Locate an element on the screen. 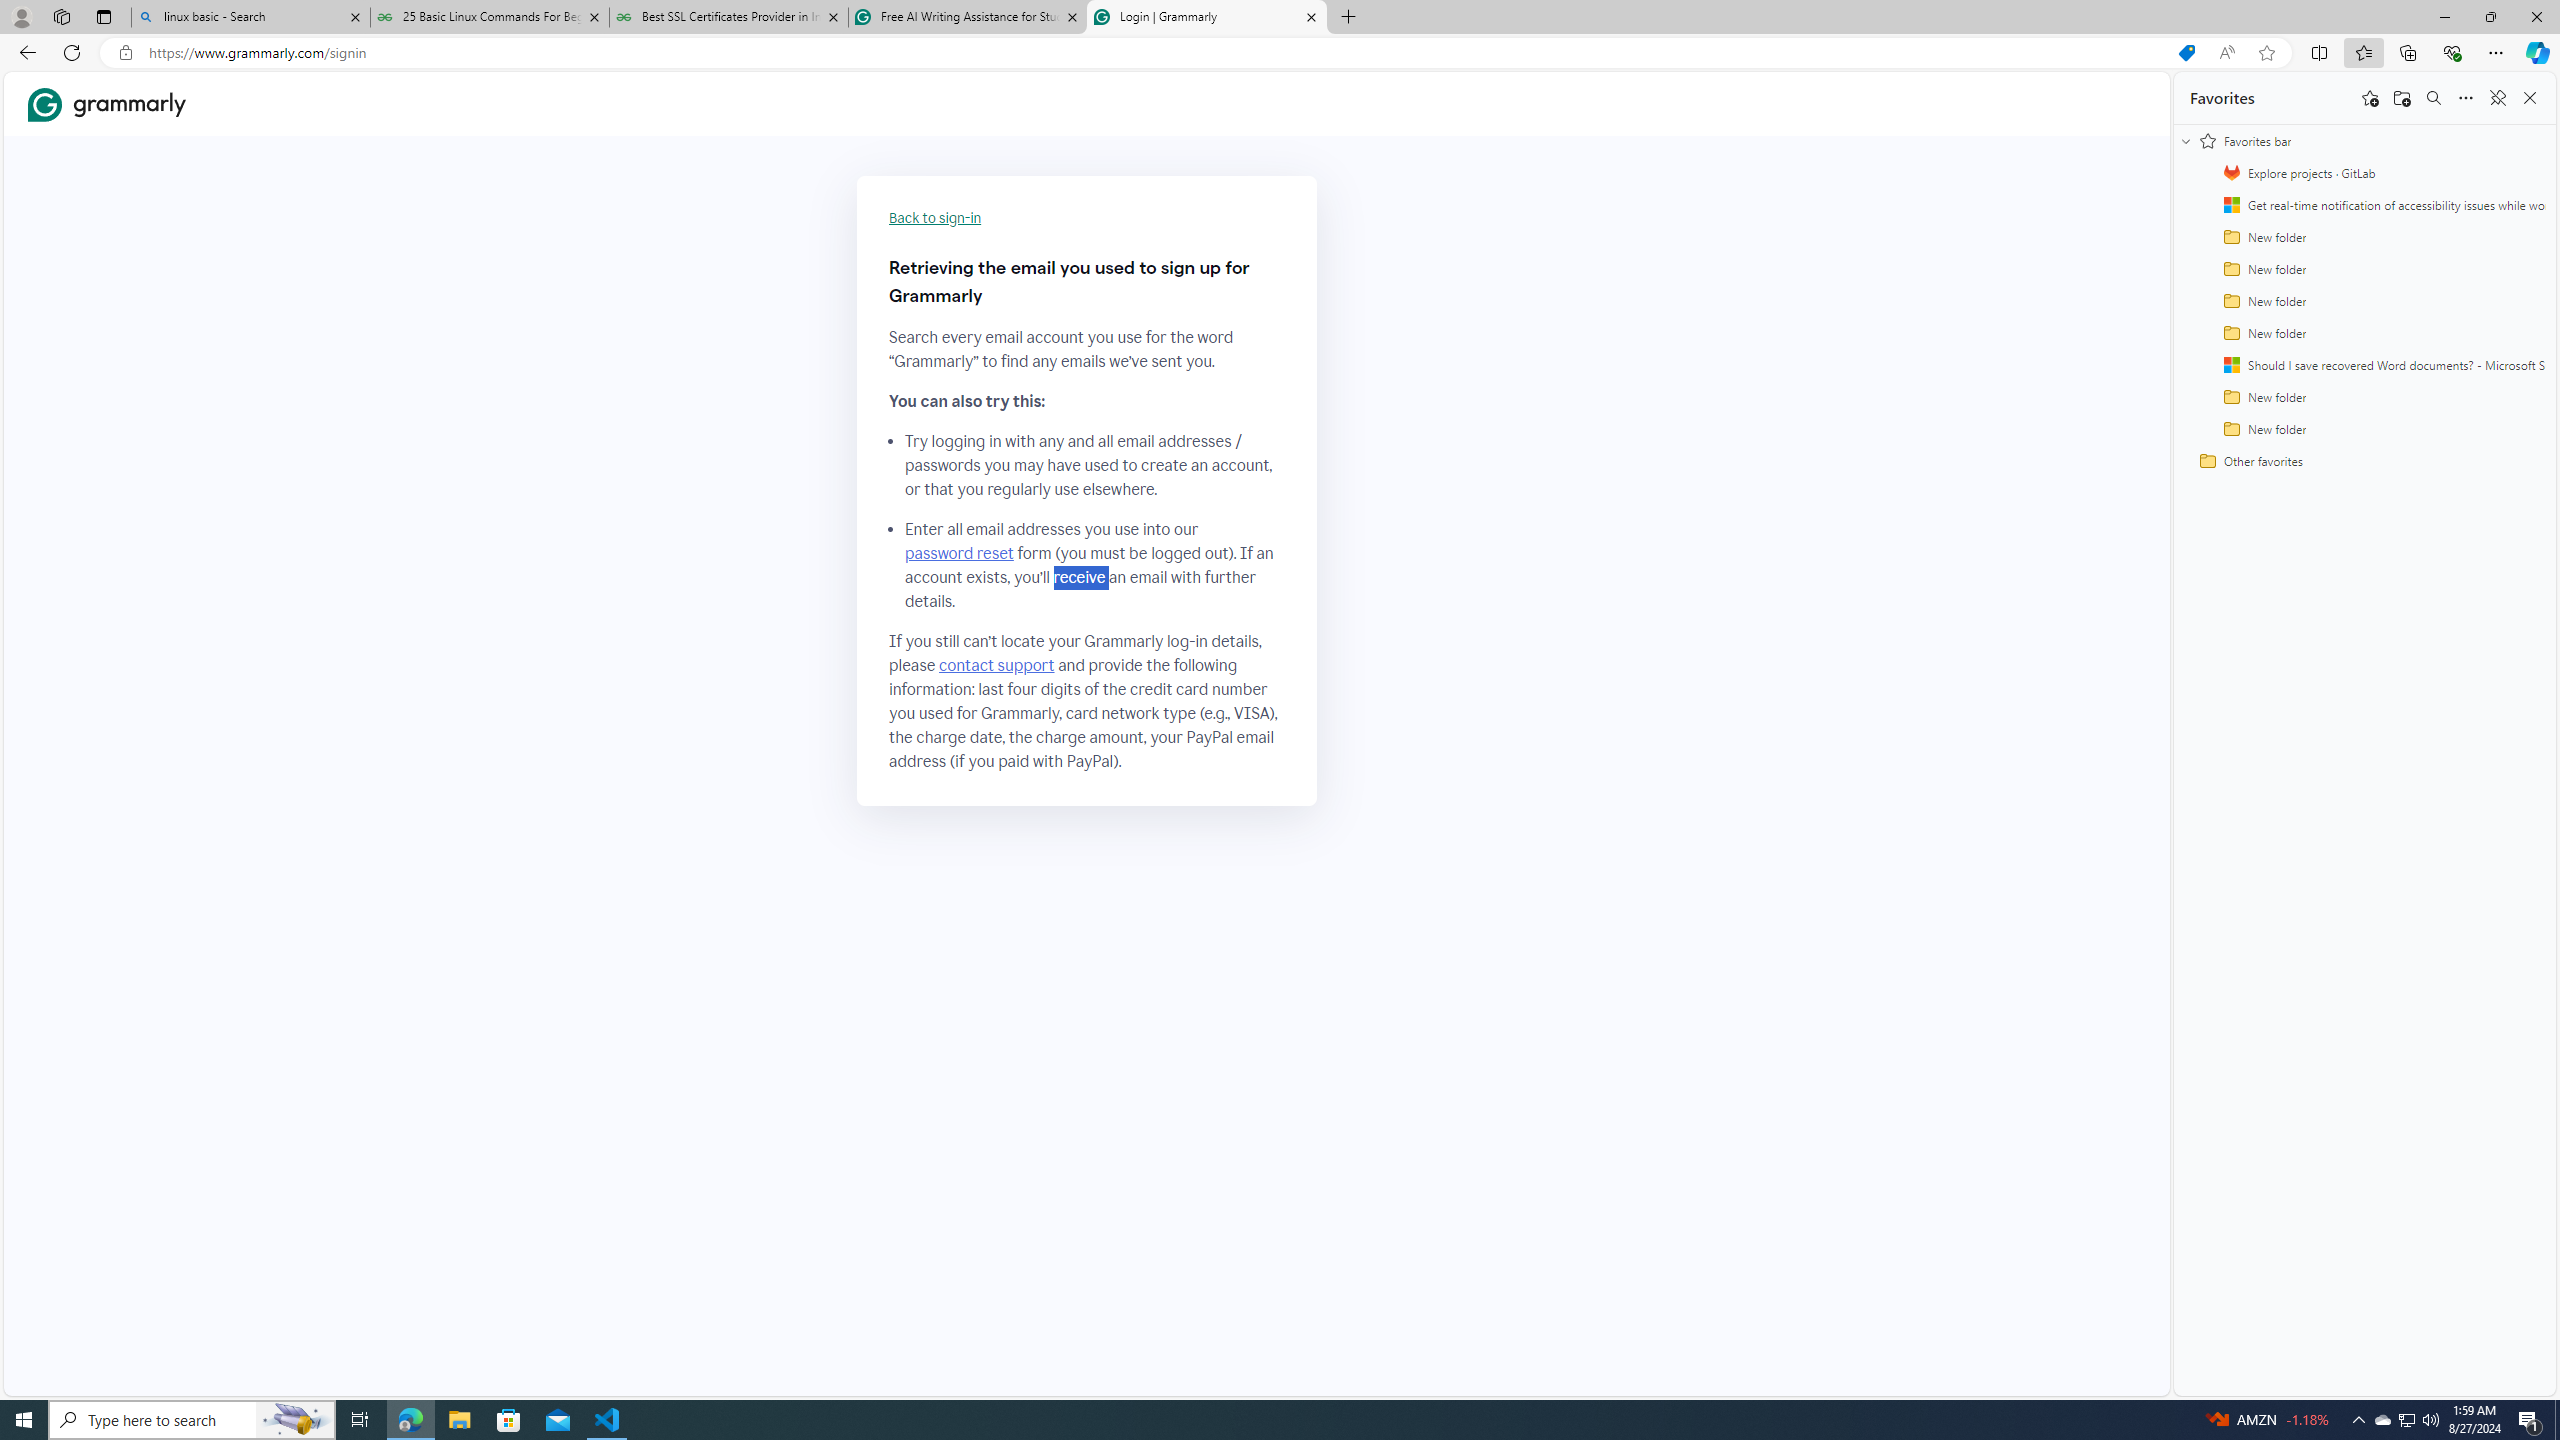  'contact support' is located at coordinates (996, 666).